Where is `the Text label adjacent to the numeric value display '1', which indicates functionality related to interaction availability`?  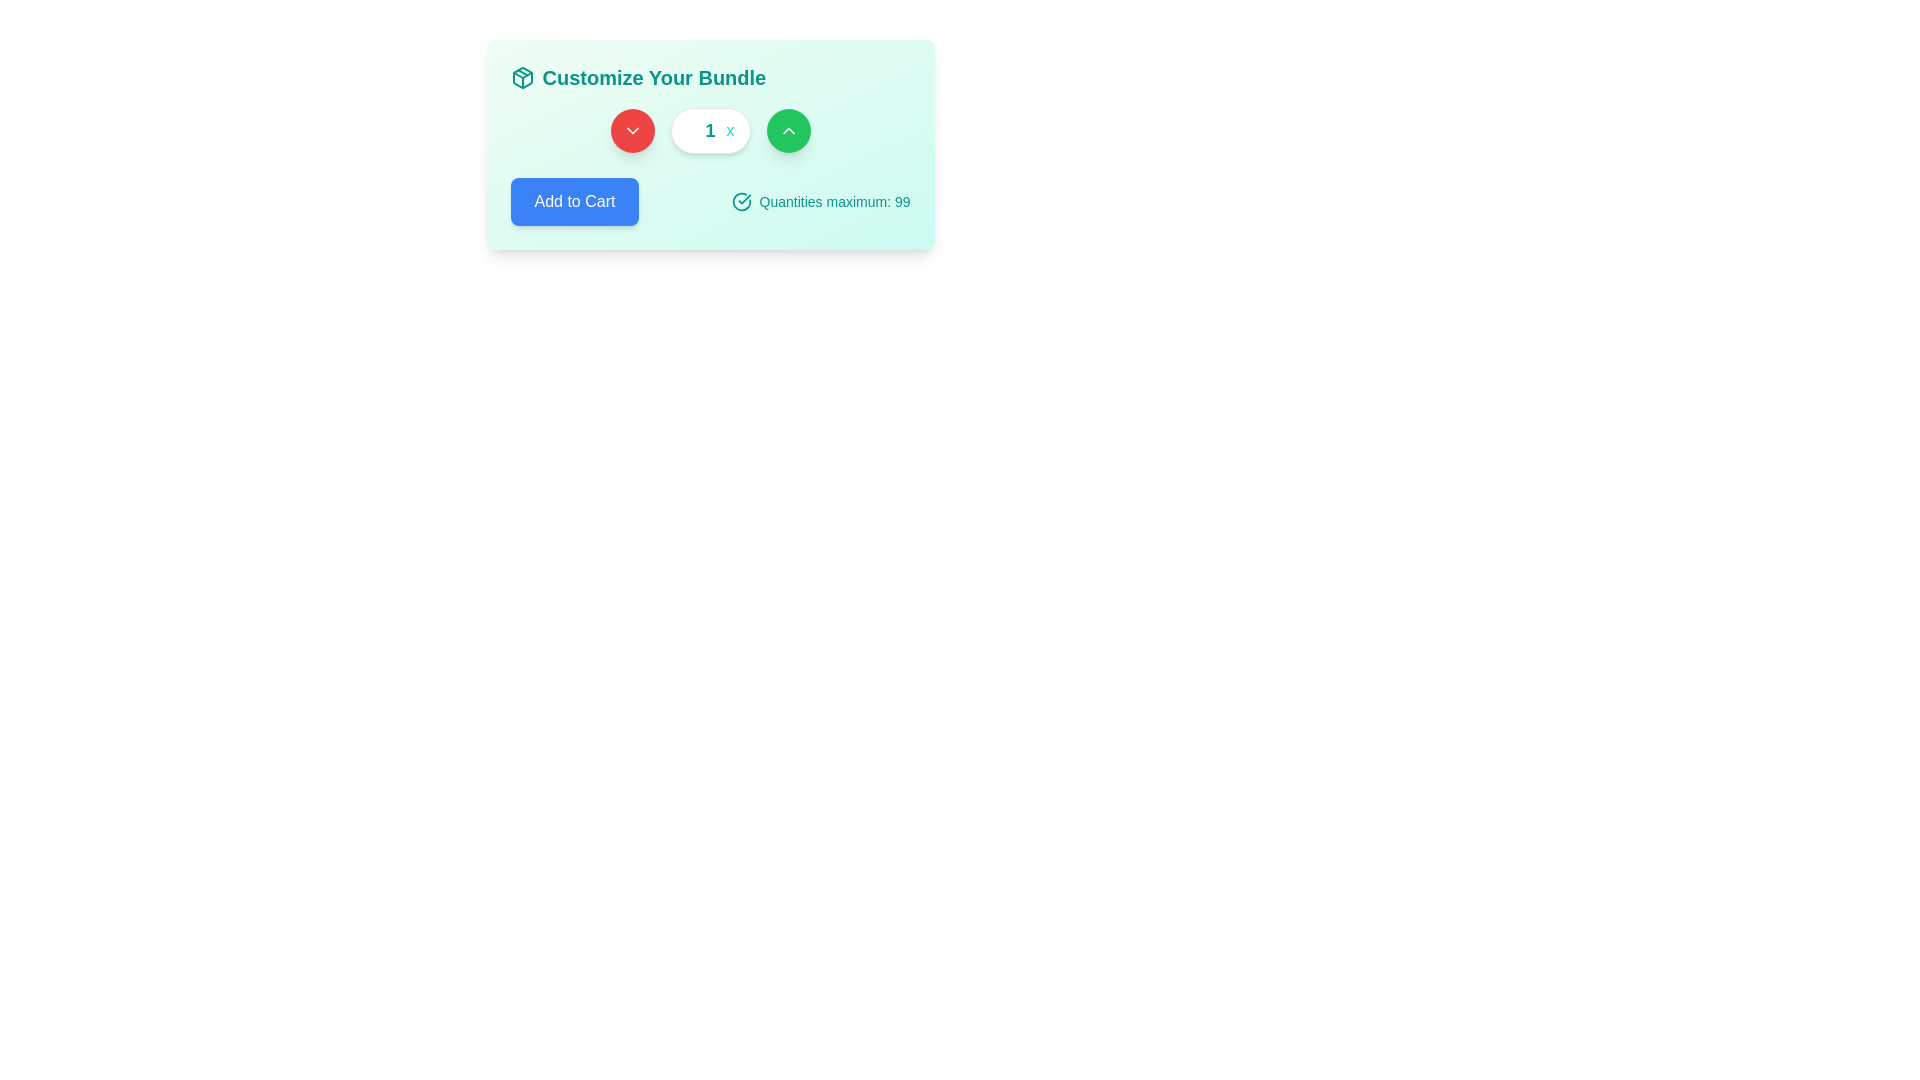
the Text label adjacent to the numeric value display '1', which indicates functionality related to interaction availability is located at coordinates (710, 131).